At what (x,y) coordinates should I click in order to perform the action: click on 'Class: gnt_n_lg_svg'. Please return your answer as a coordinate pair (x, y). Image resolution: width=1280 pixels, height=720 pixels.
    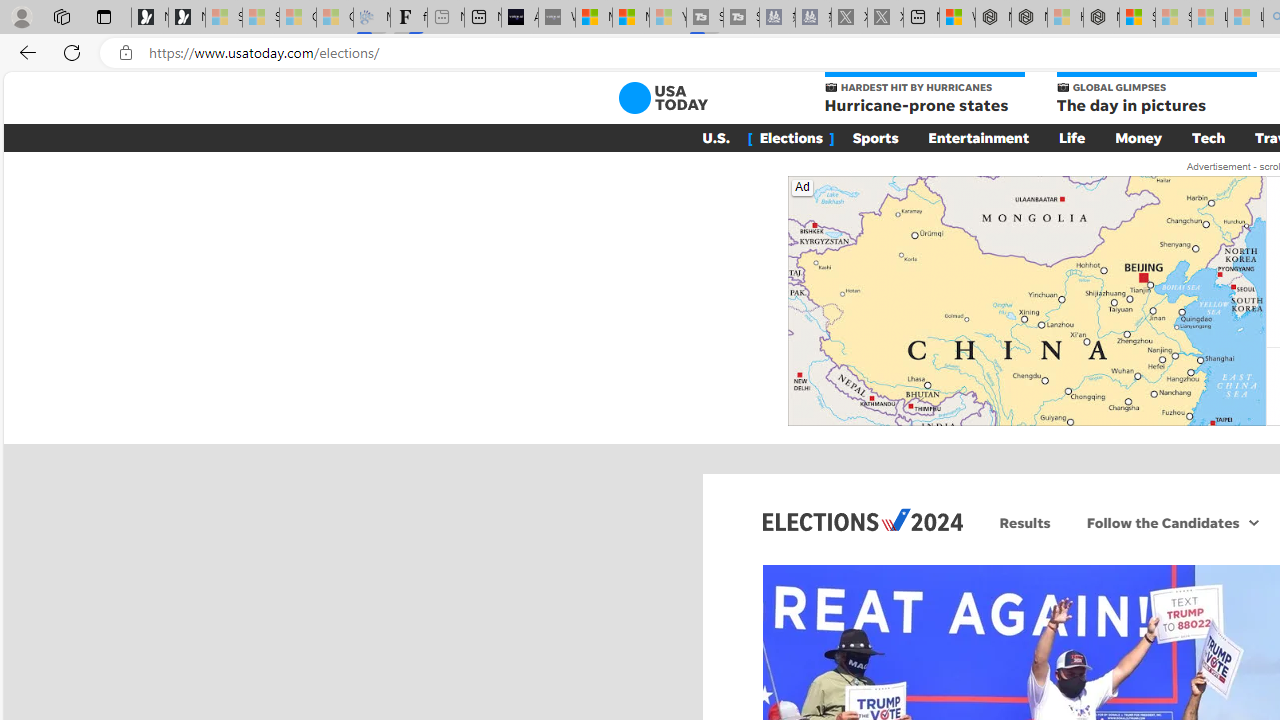
    Looking at the image, I should click on (663, 97).